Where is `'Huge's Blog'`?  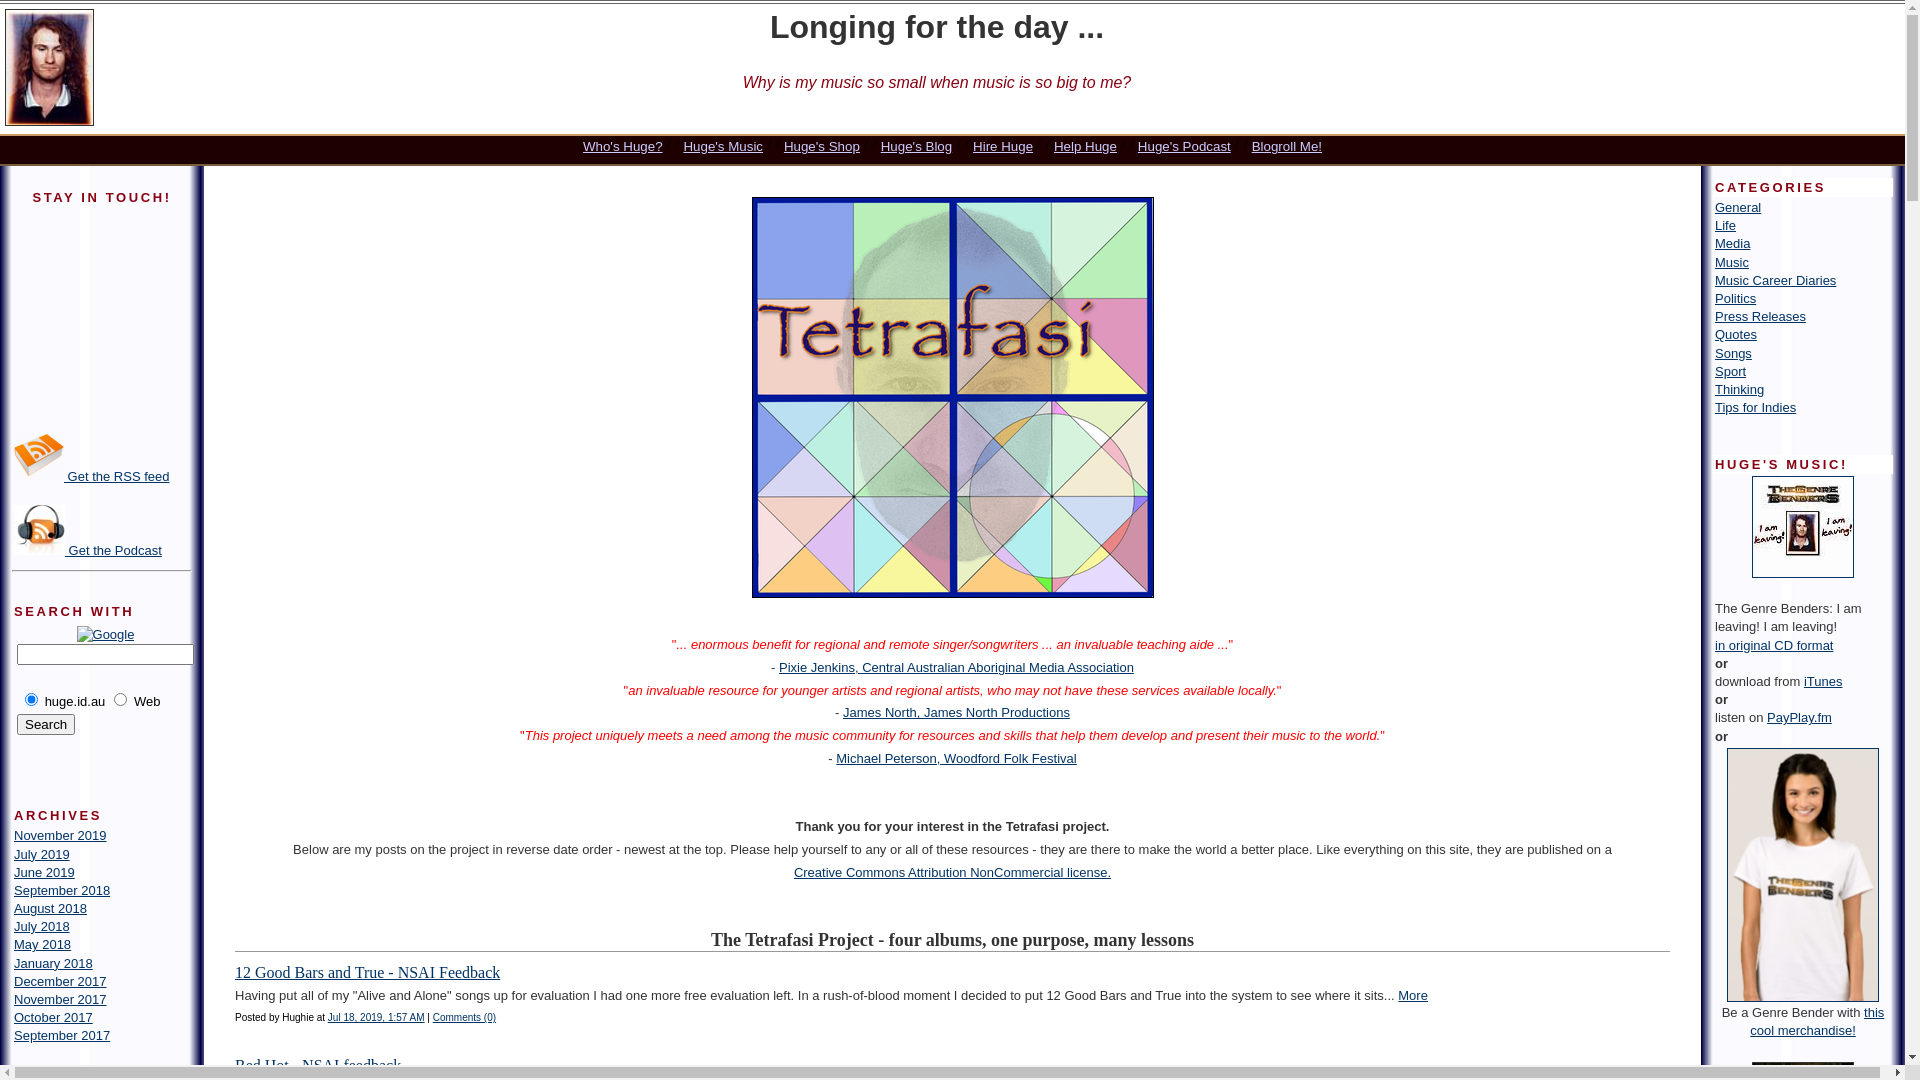 'Huge's Blog' is located at coordinates (915, 145).